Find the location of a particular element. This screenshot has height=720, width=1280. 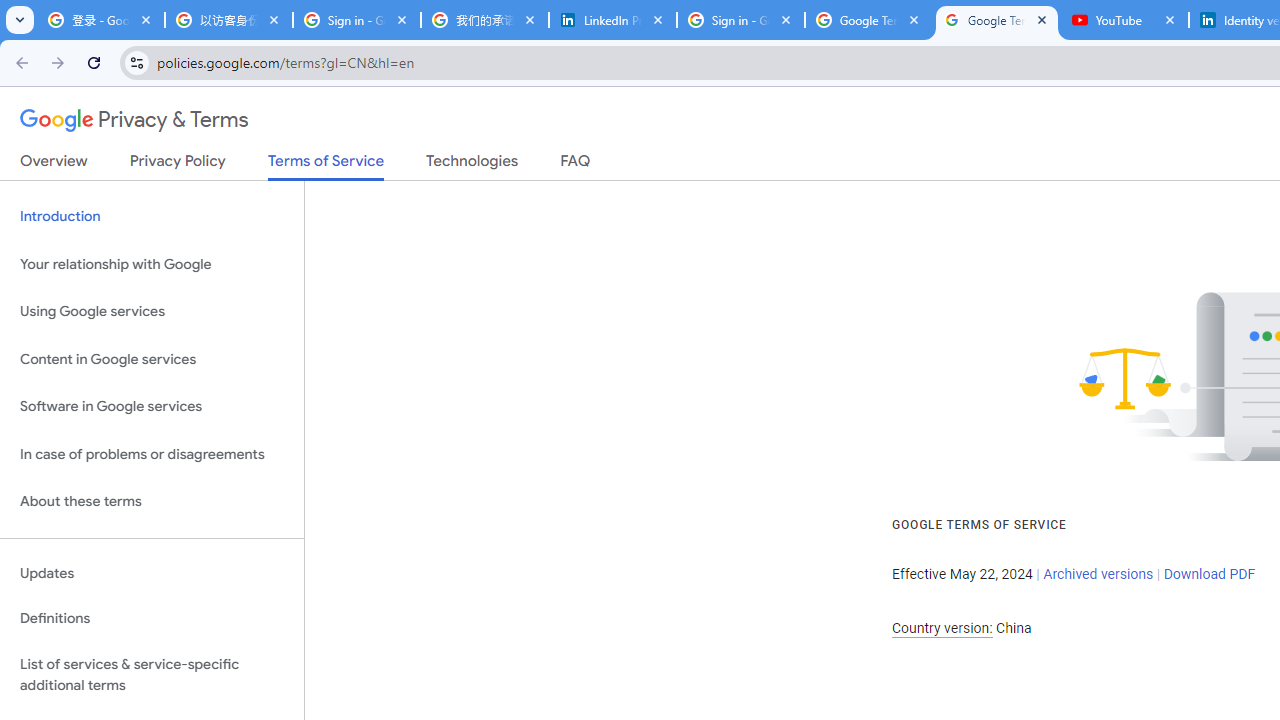

'Technologies' is located at coordinates (471, 164).